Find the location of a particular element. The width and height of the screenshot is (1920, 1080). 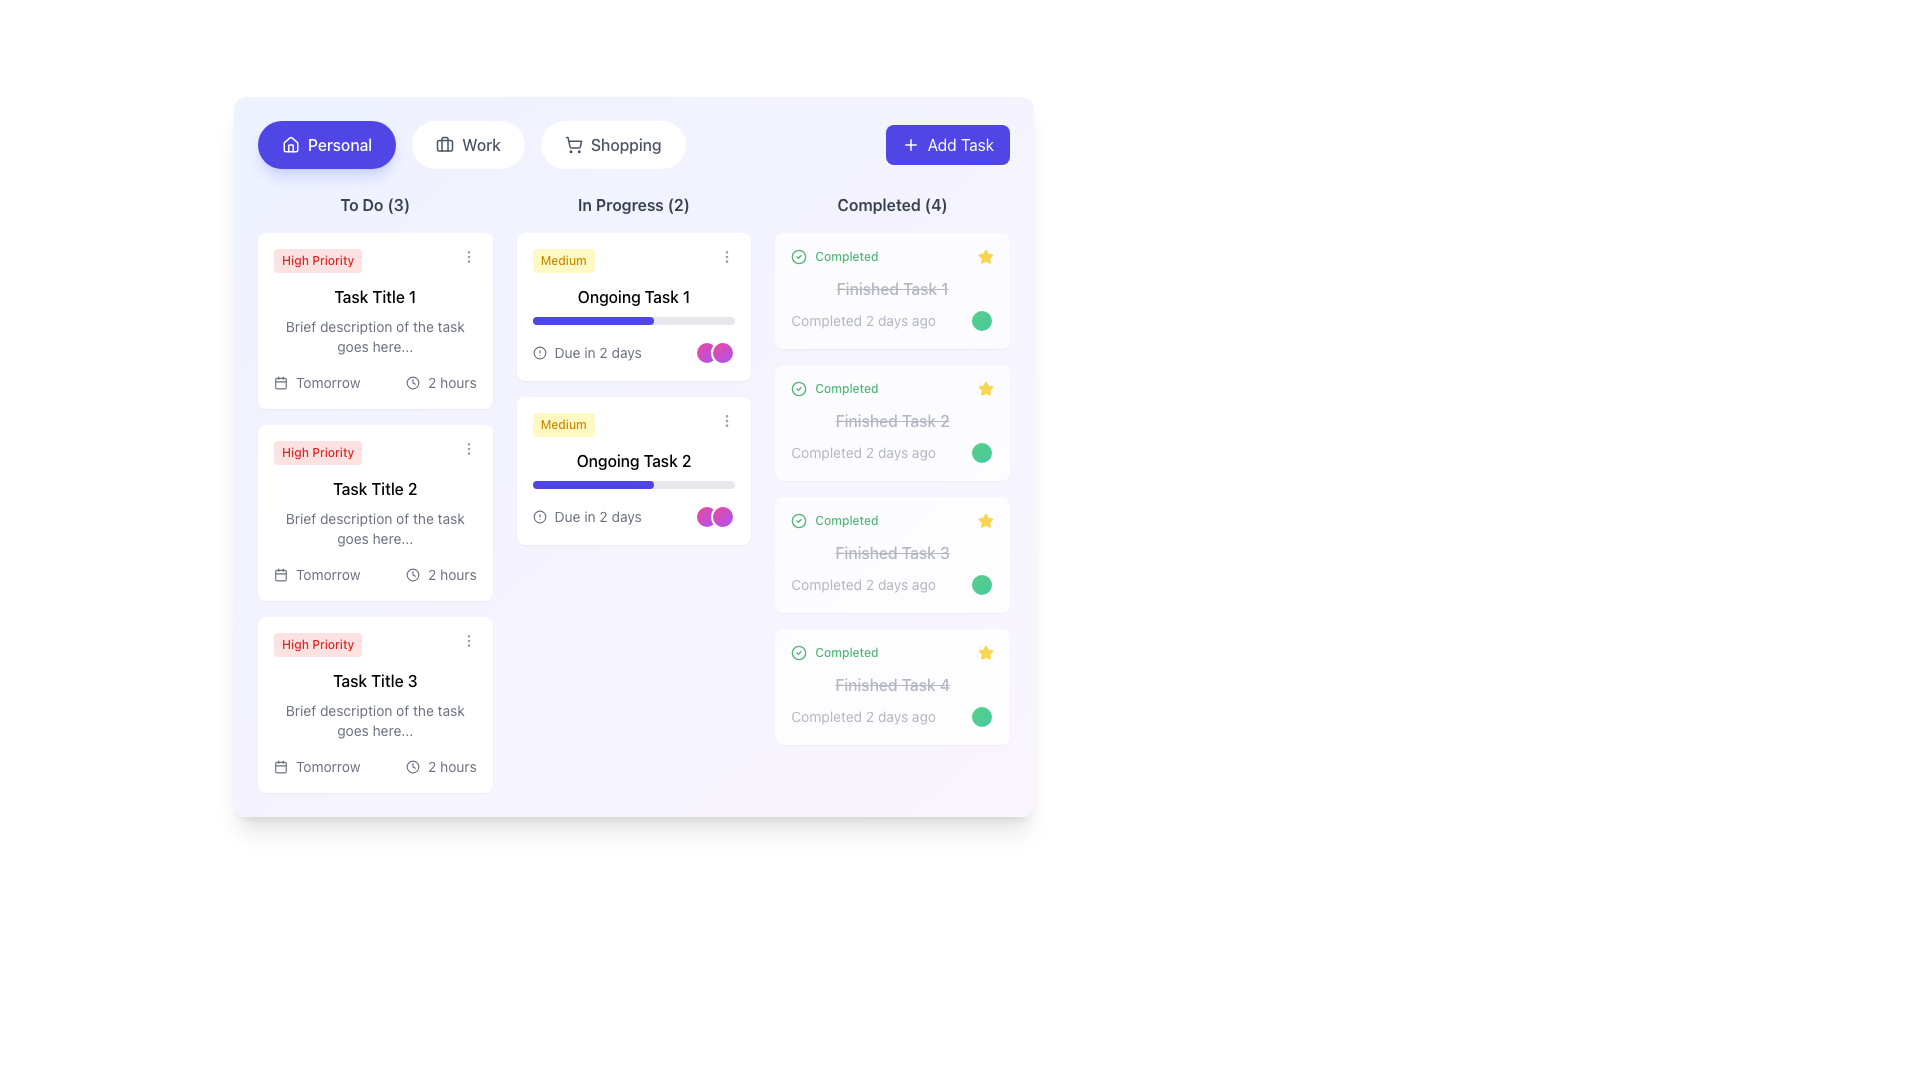

text content of the Text Label that shows the completion time for 'Finished Task 1' in the 'Completed' section is located at coordinates (863, 319).